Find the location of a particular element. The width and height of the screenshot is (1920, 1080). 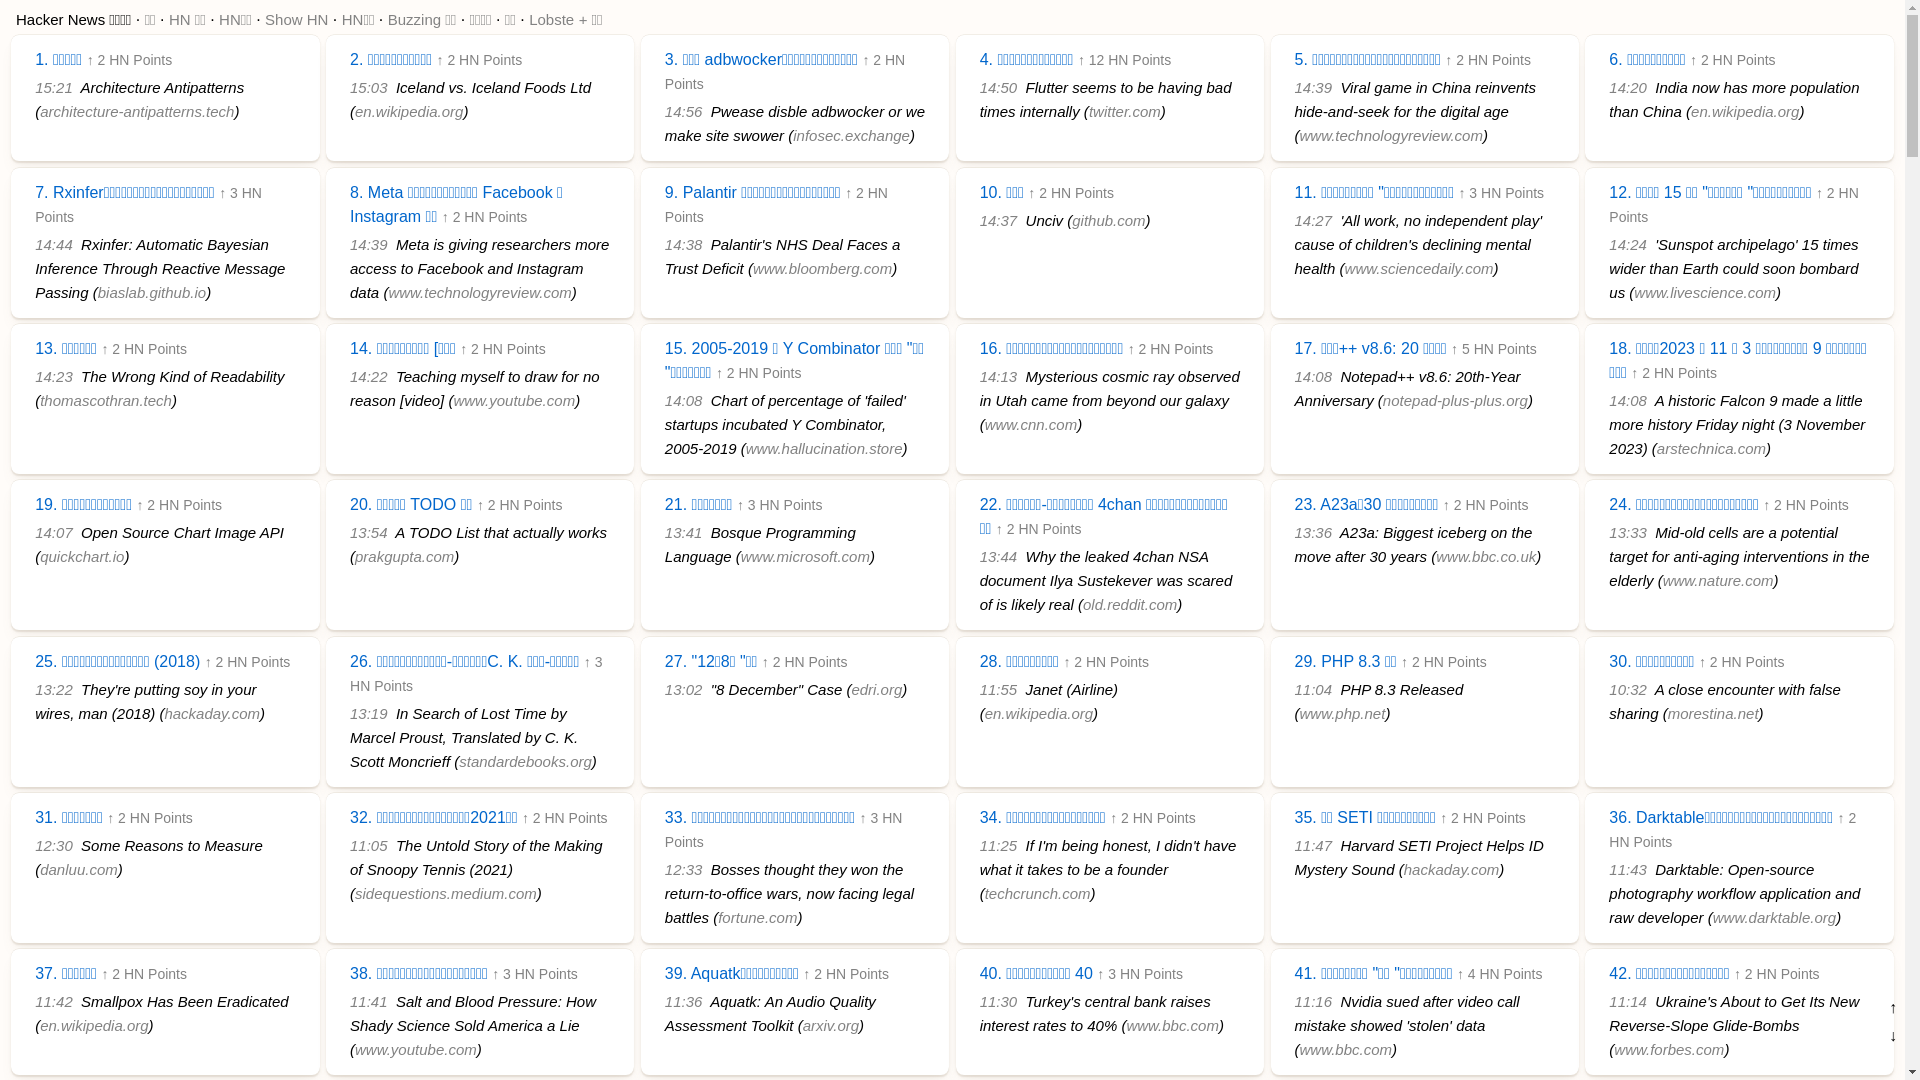

'Show HN' is located at coordinates (295, 19).